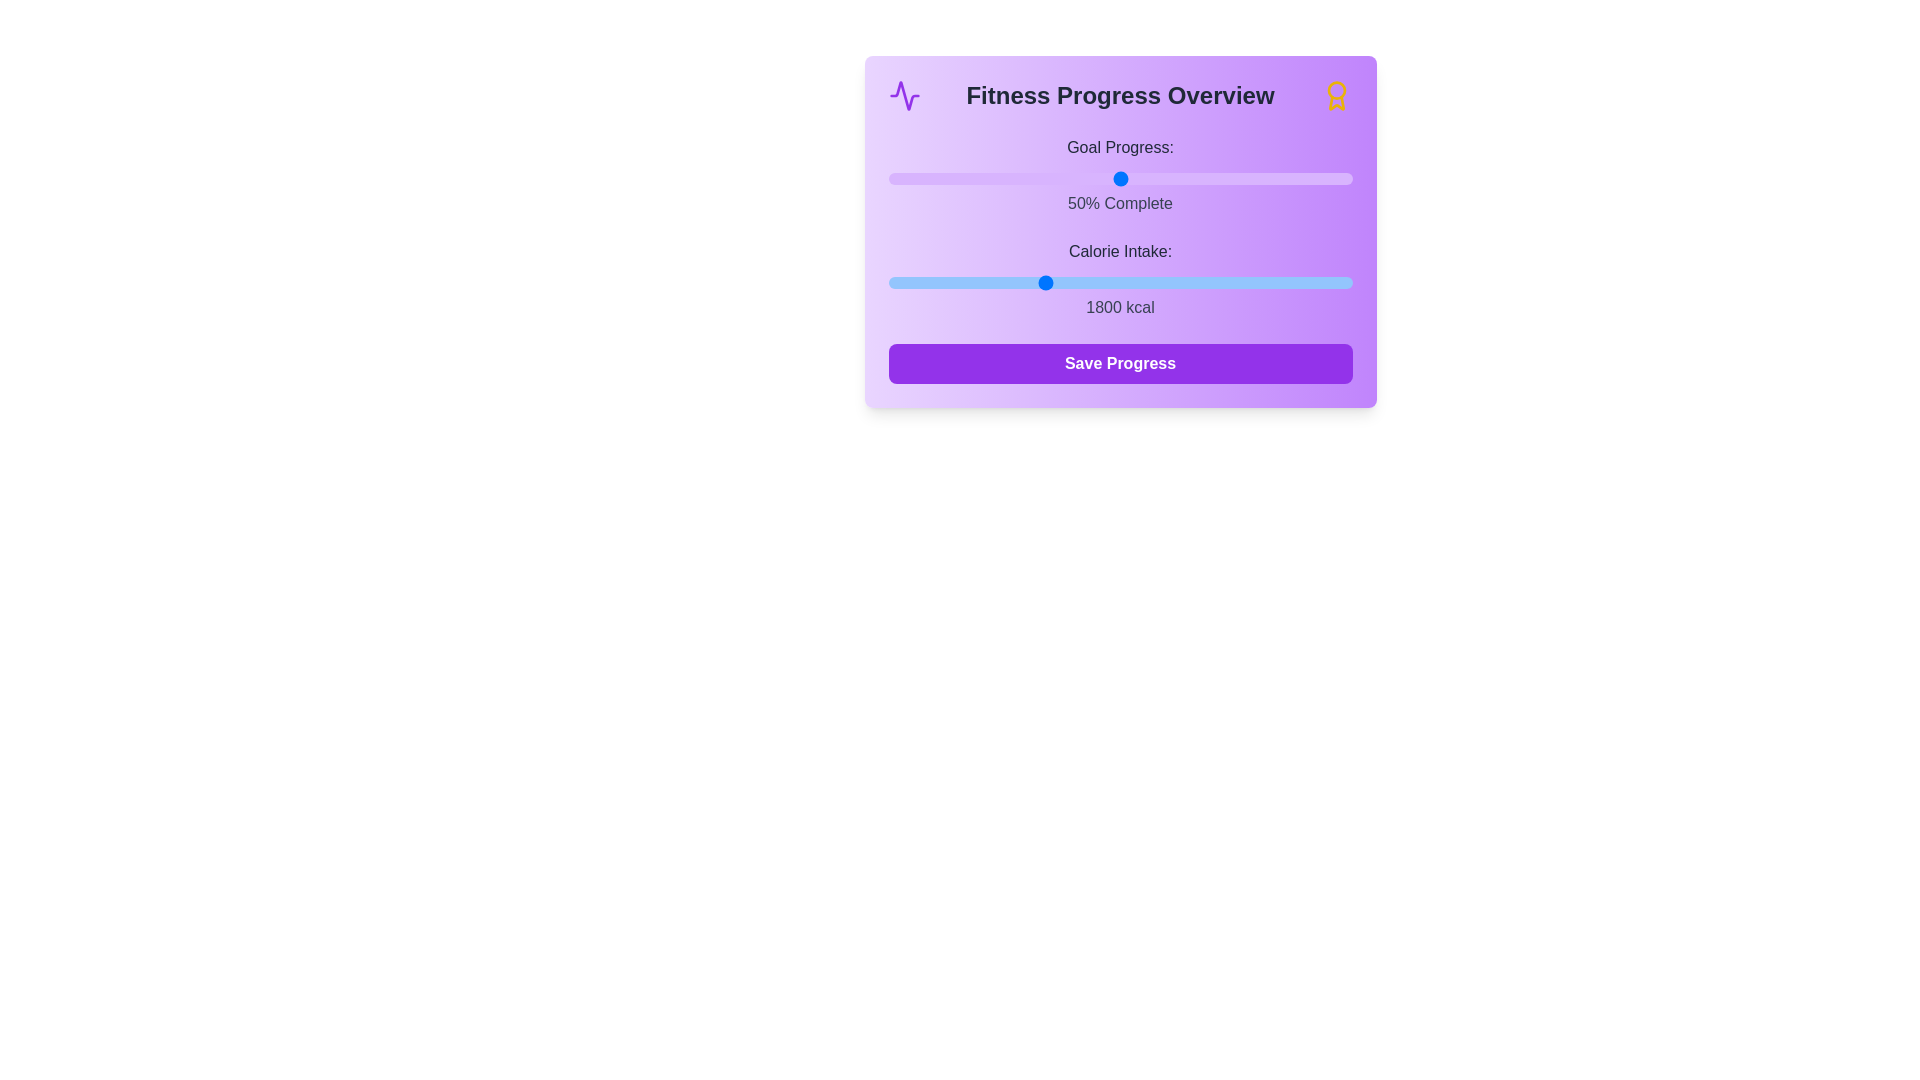 The image size is (1920, 1080). I want to click on progress, so click(901, 177).